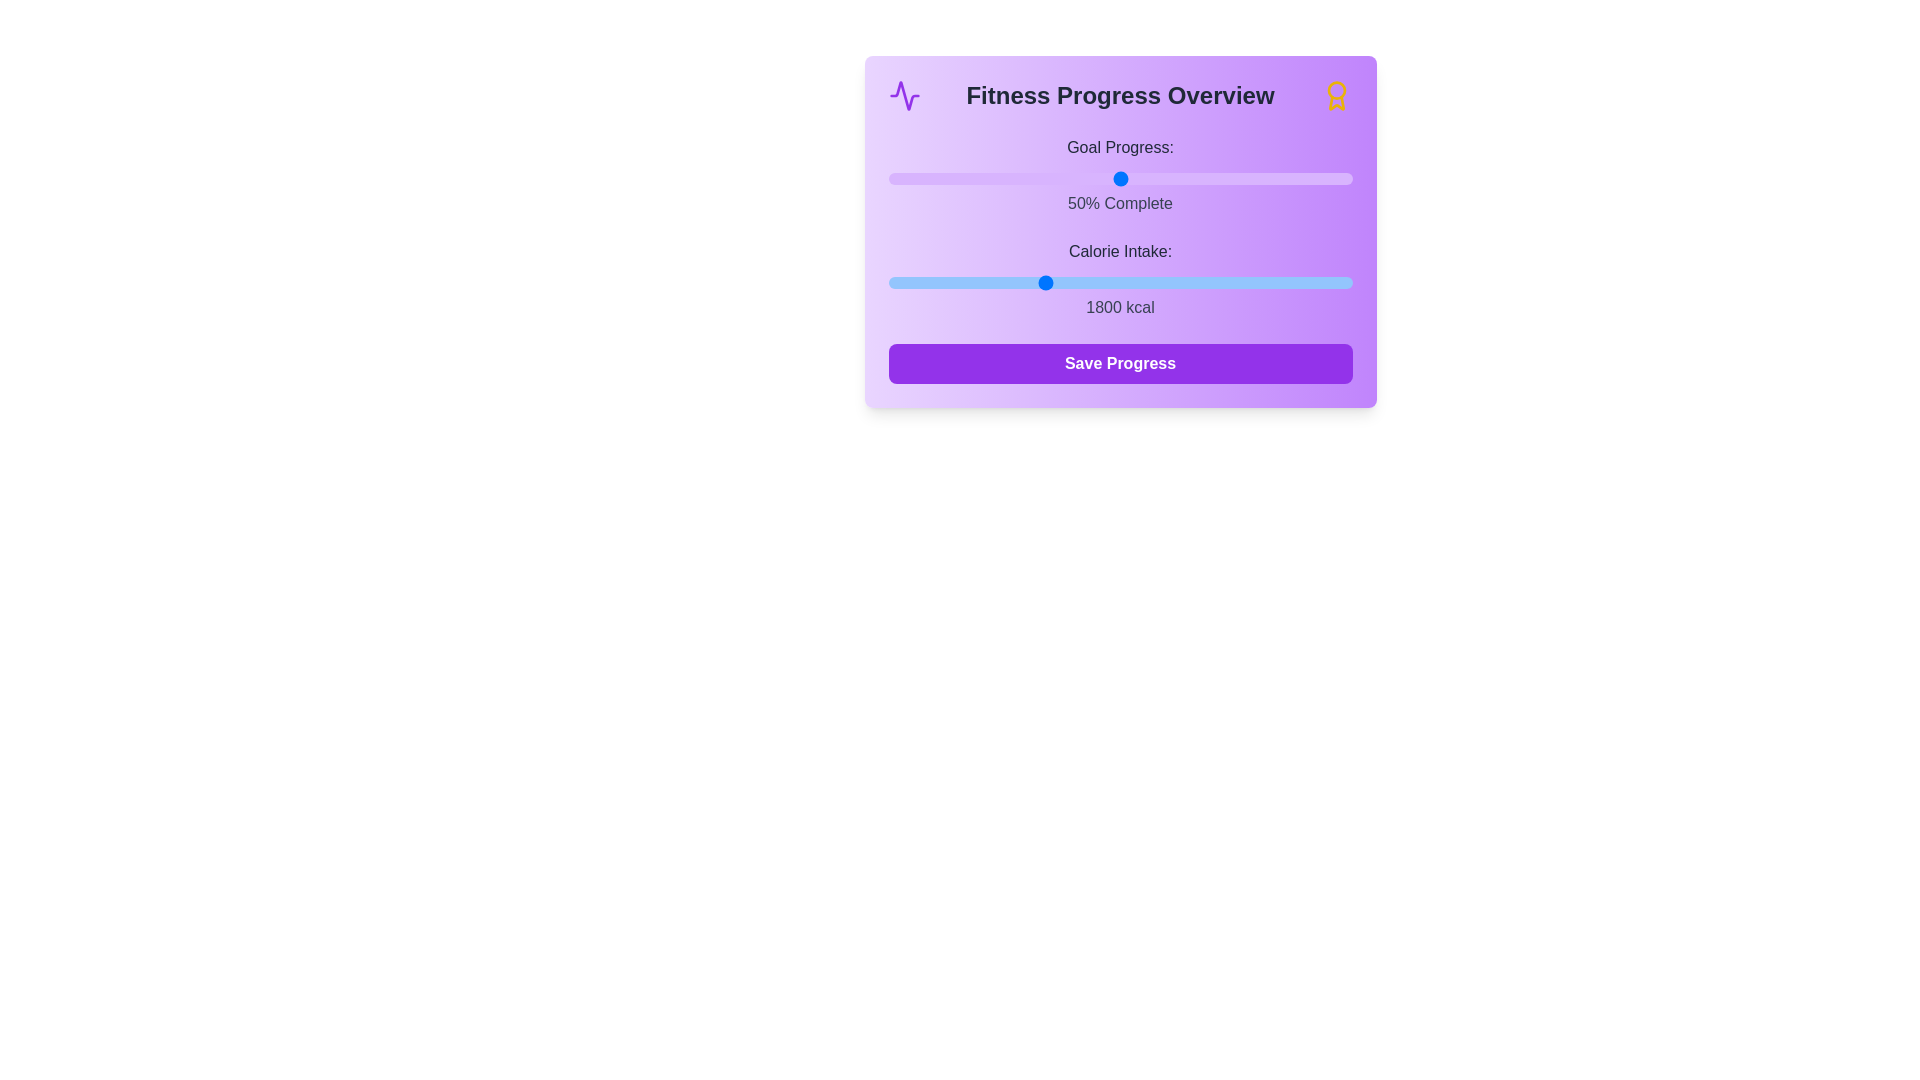 The image size is (1920, 1080). I want to click on progress, so click(901, 177).